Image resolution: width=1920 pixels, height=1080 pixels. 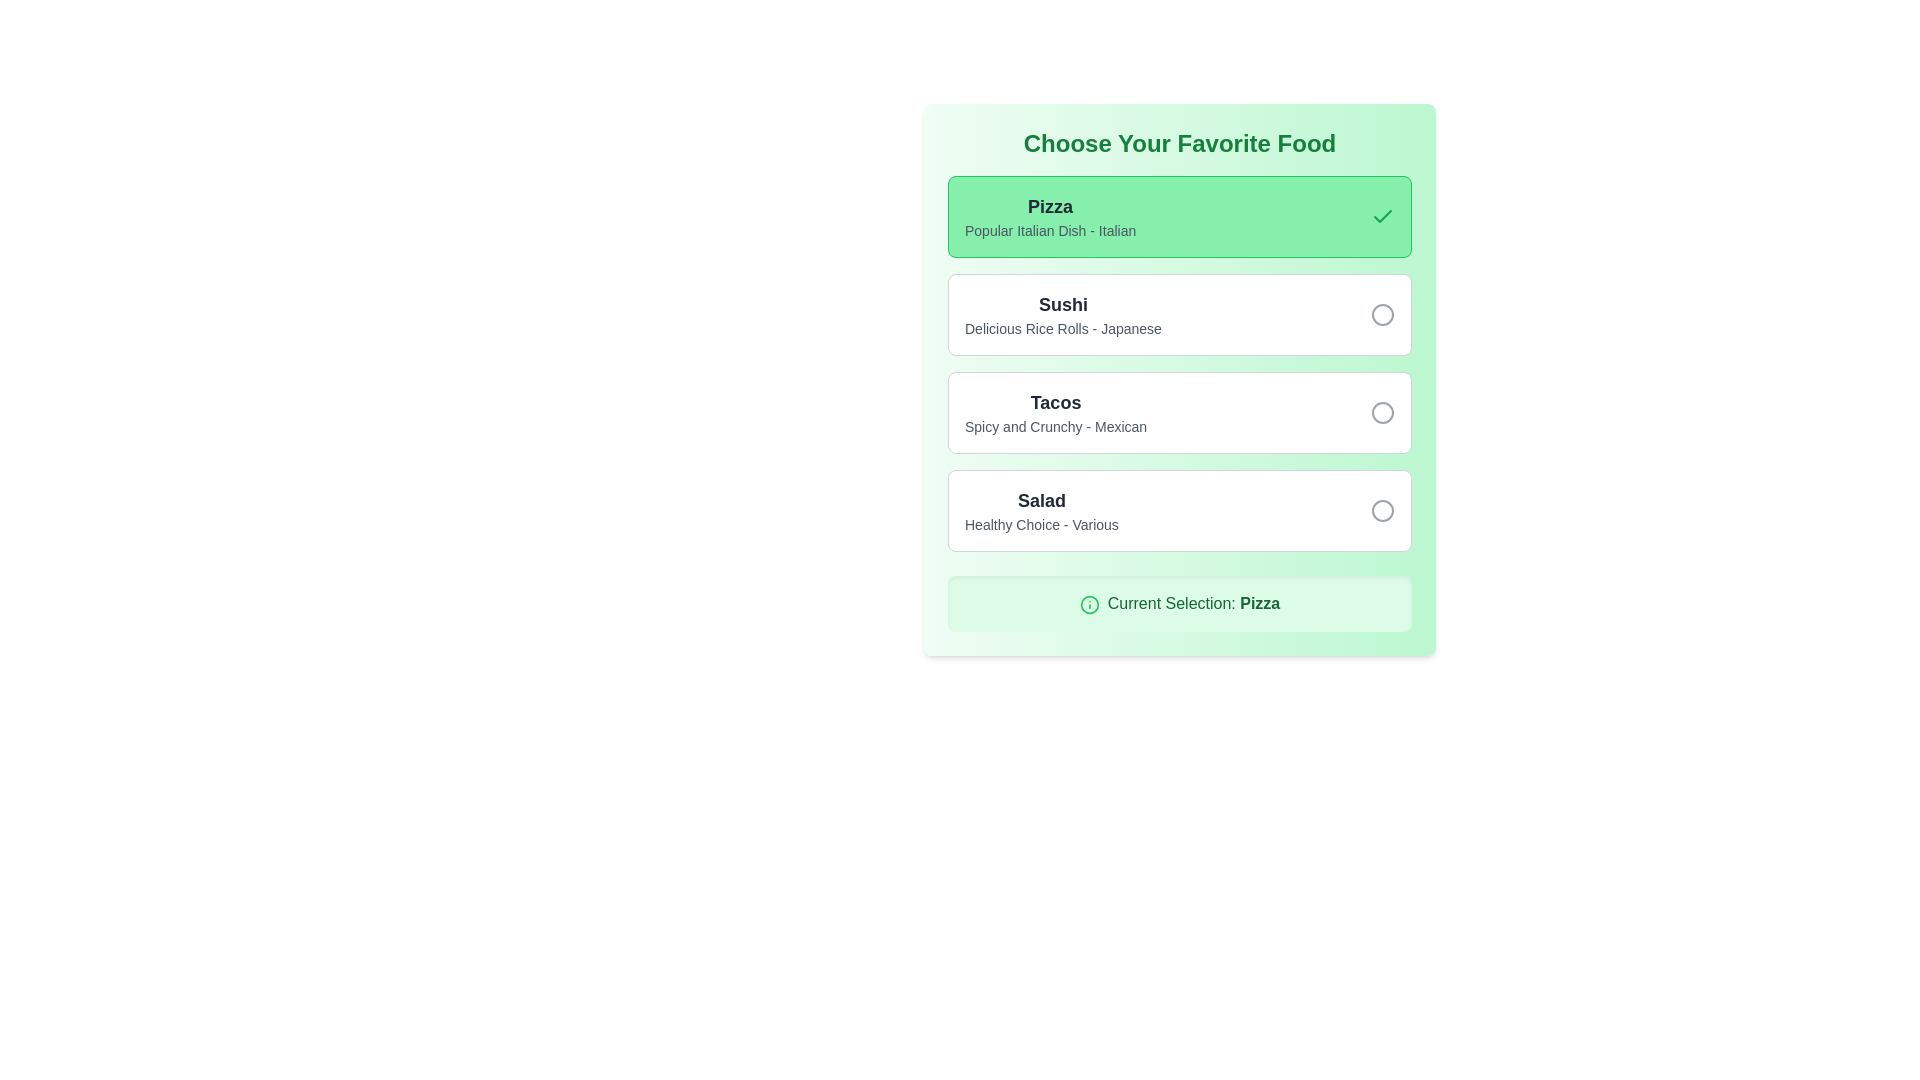 I want to click on the unselected radio button (visualized as an SVG circle), so click(x=1381, y=315).